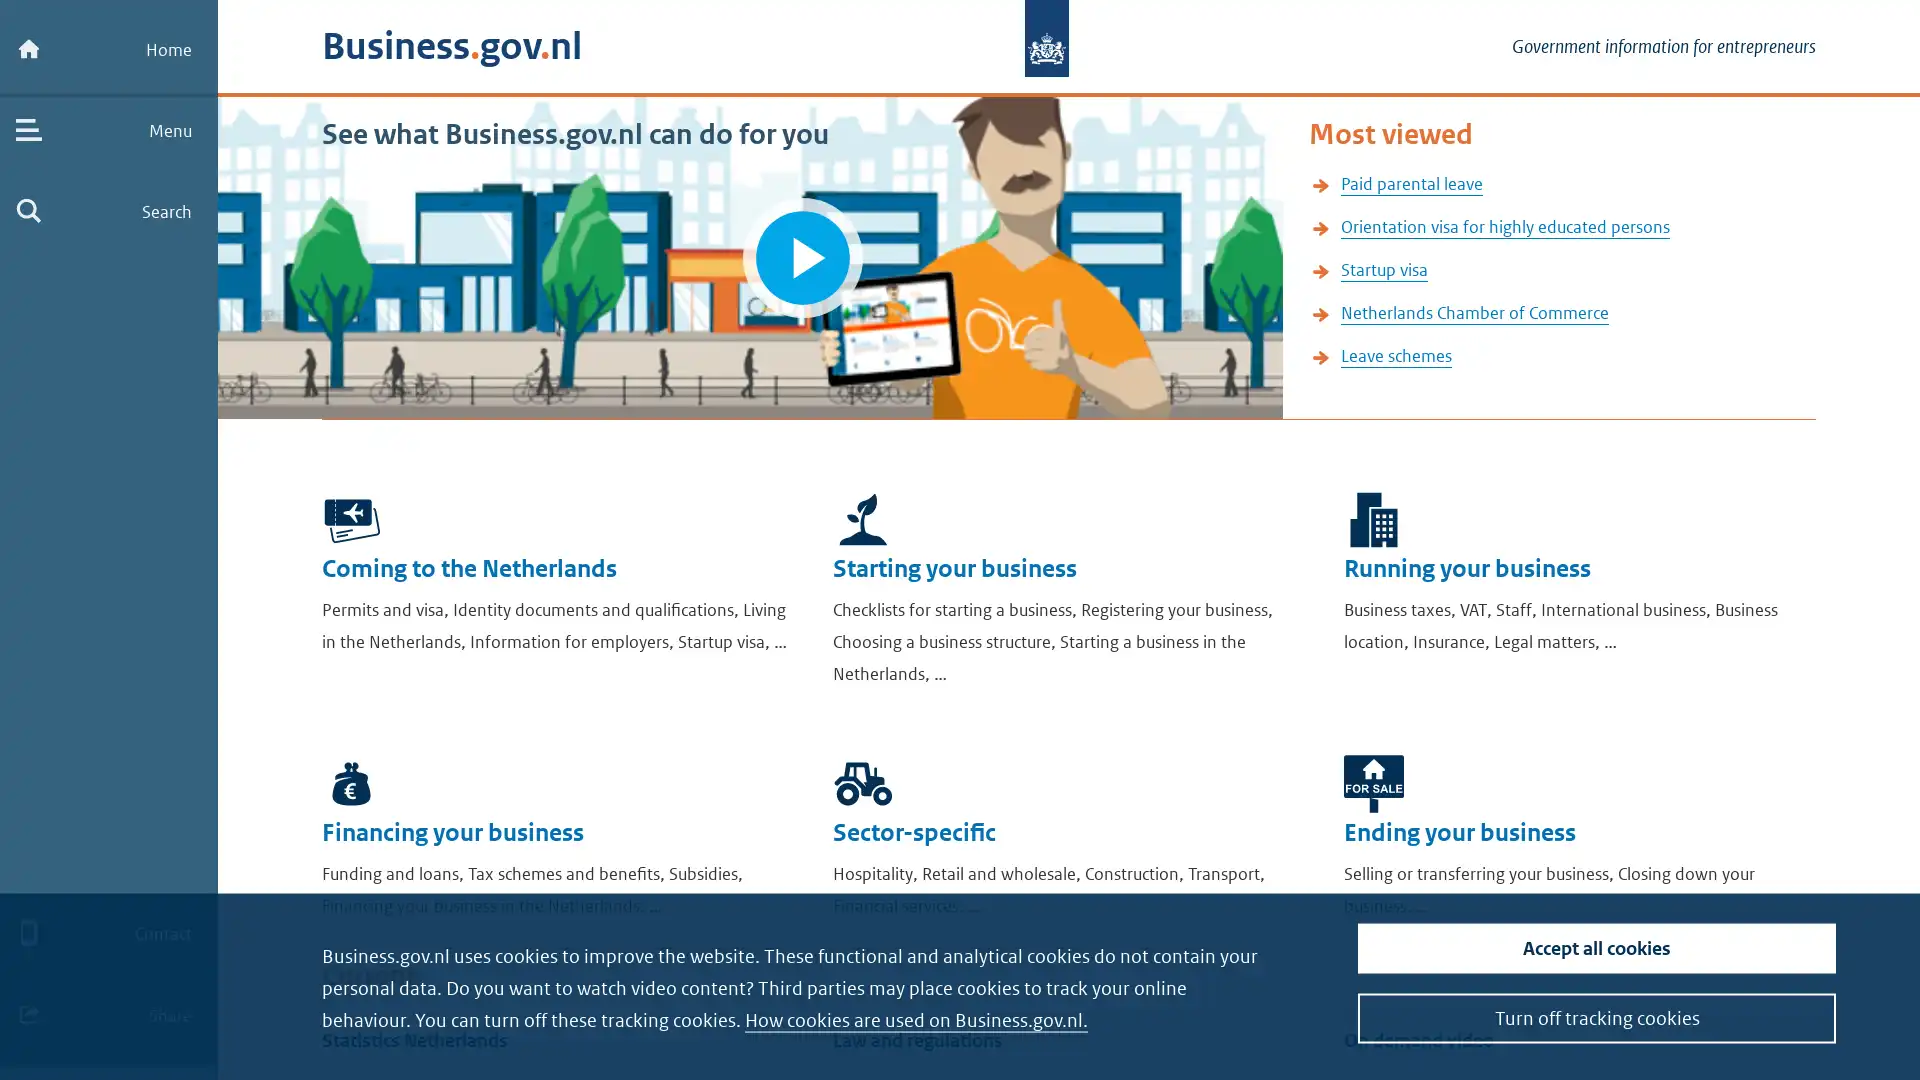  I want to click on Turn off tracking cookies, so click(1596, 1014).